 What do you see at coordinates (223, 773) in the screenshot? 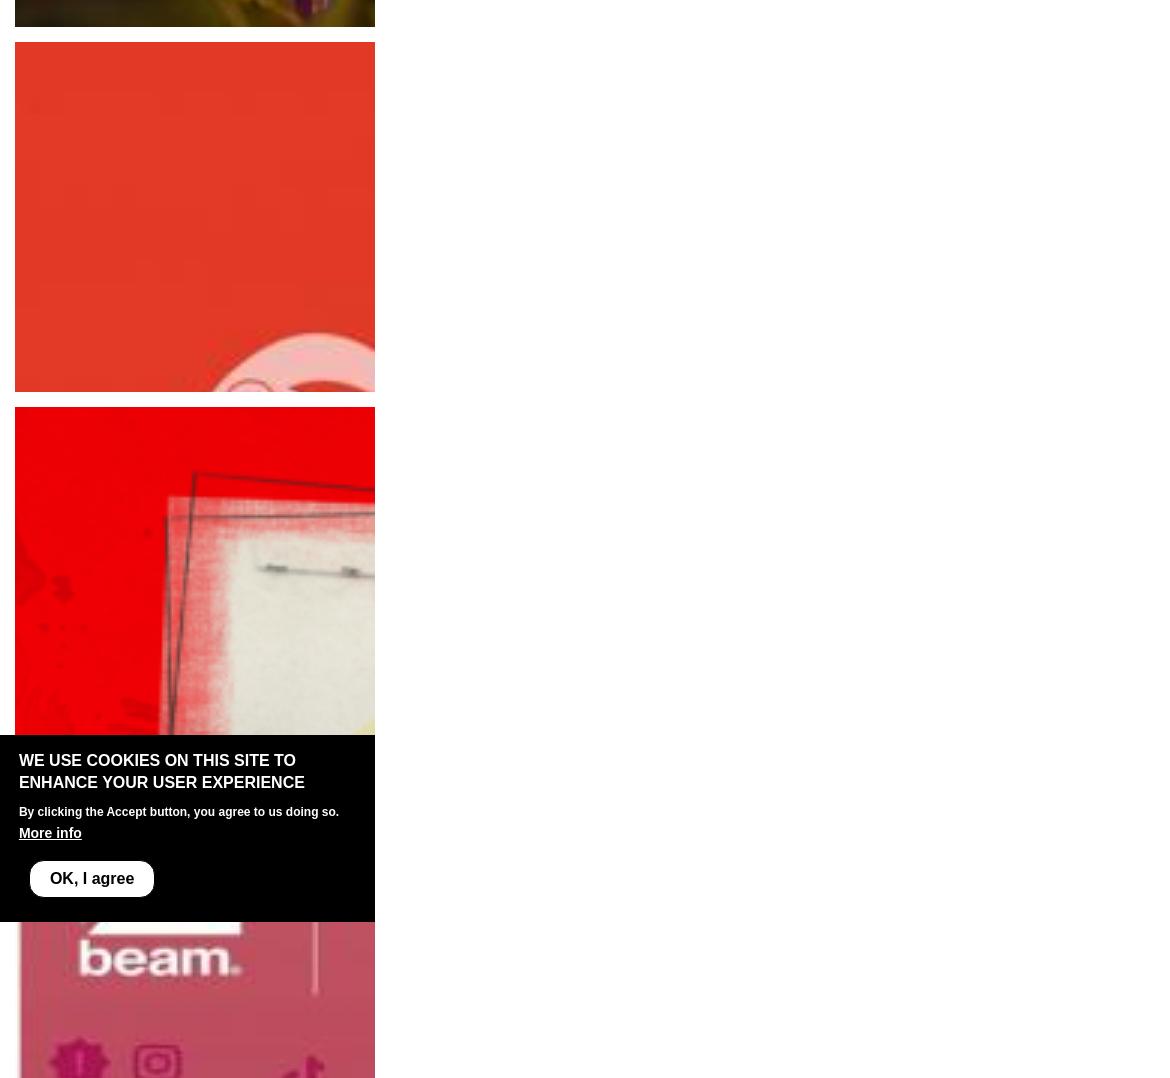
I see `'Harassment of women in politics on the rise in Sri Lanka'` at bounding box center [223, 773].